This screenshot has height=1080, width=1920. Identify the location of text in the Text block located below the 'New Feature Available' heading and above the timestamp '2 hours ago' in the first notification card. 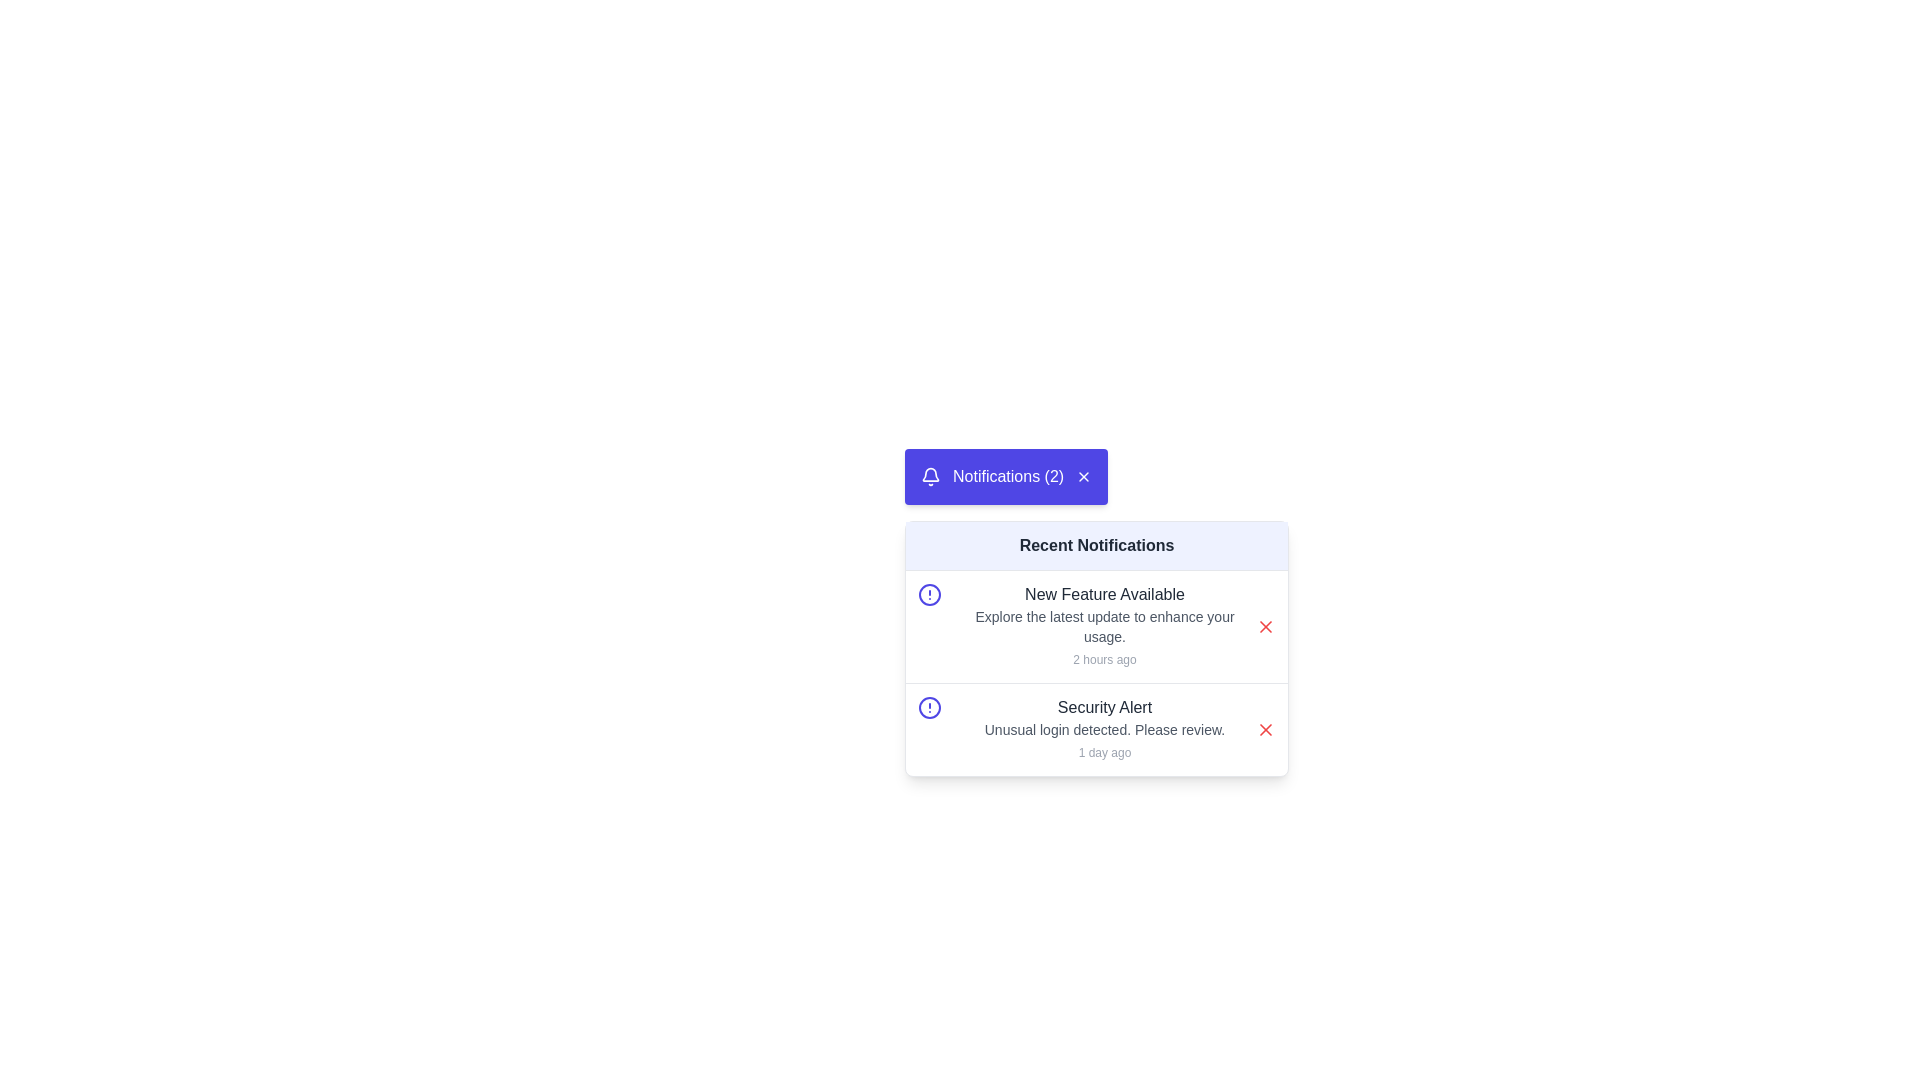
(1103, 626).